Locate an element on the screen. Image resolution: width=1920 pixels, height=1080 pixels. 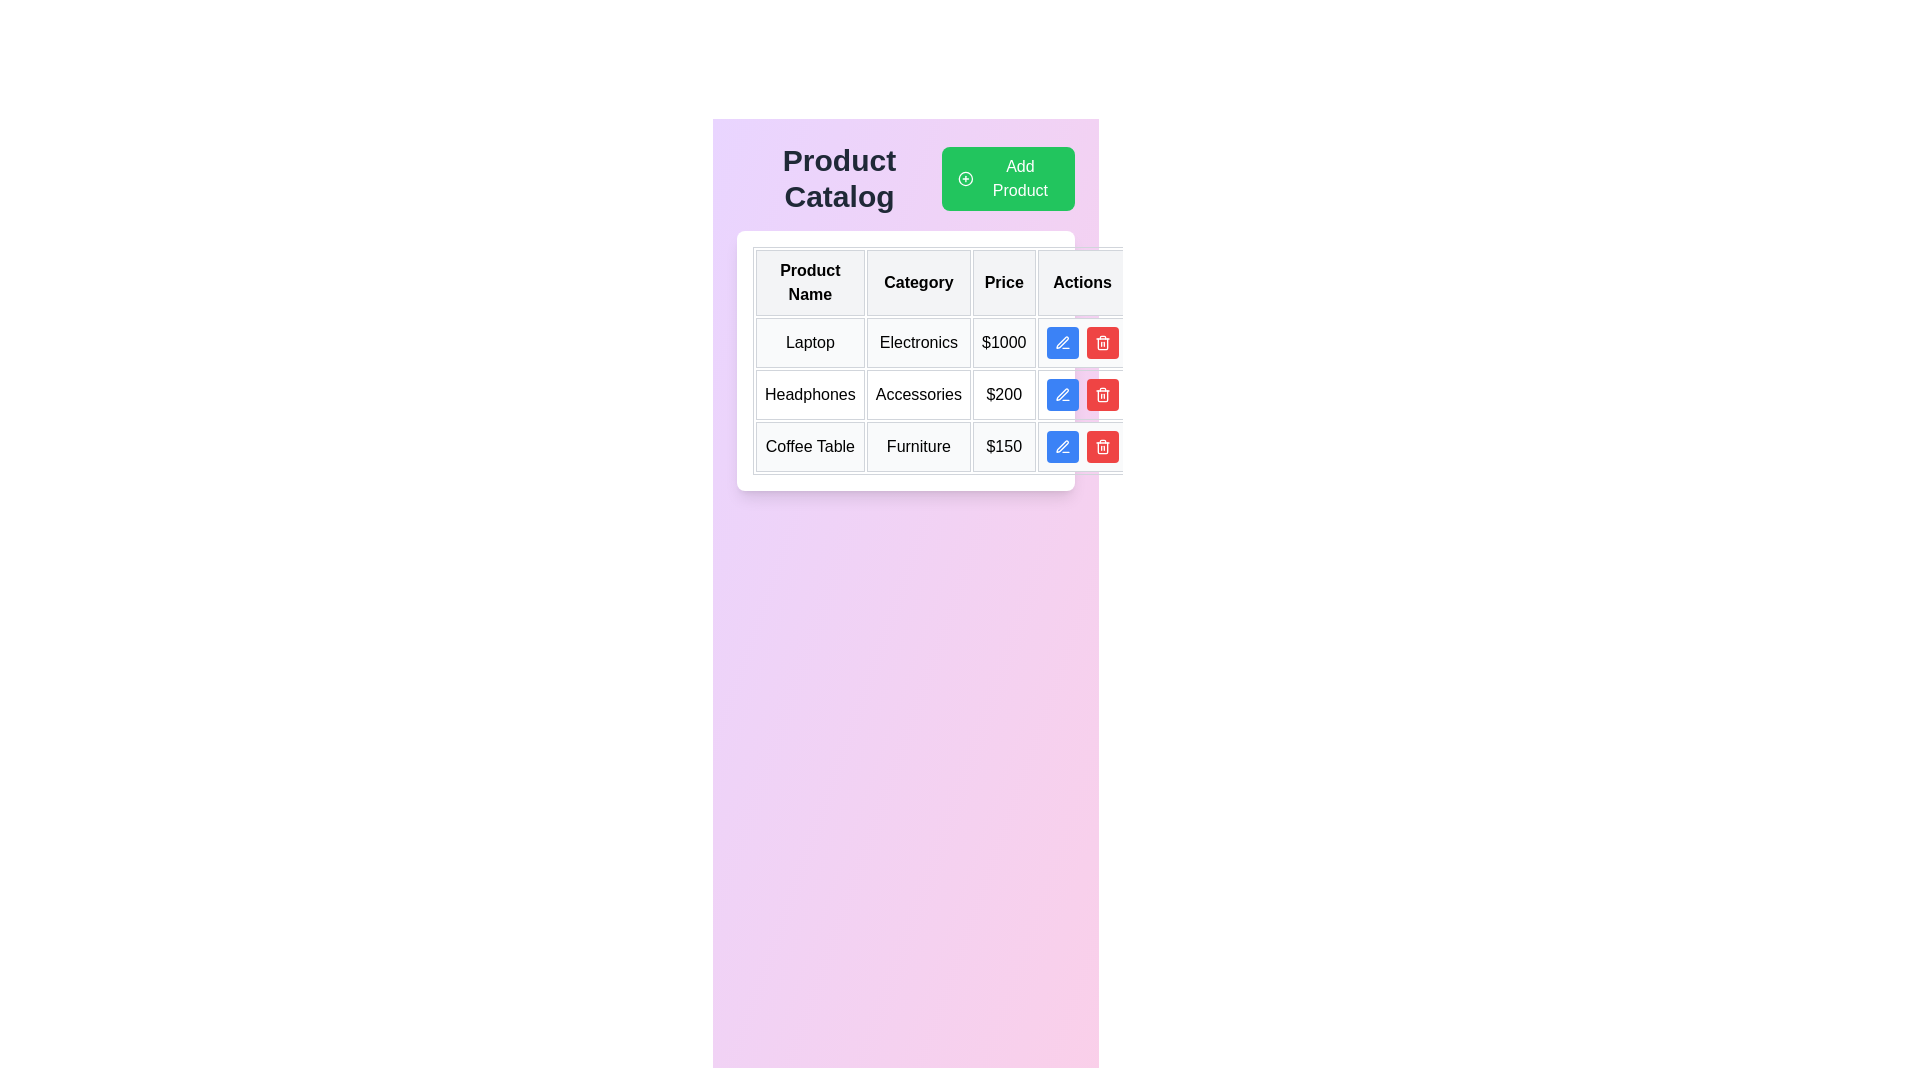
the 'Edit' icon inside the 'Actions' column of the third row for the 'Coffee Table' product is located at coordinates (1061, 445).